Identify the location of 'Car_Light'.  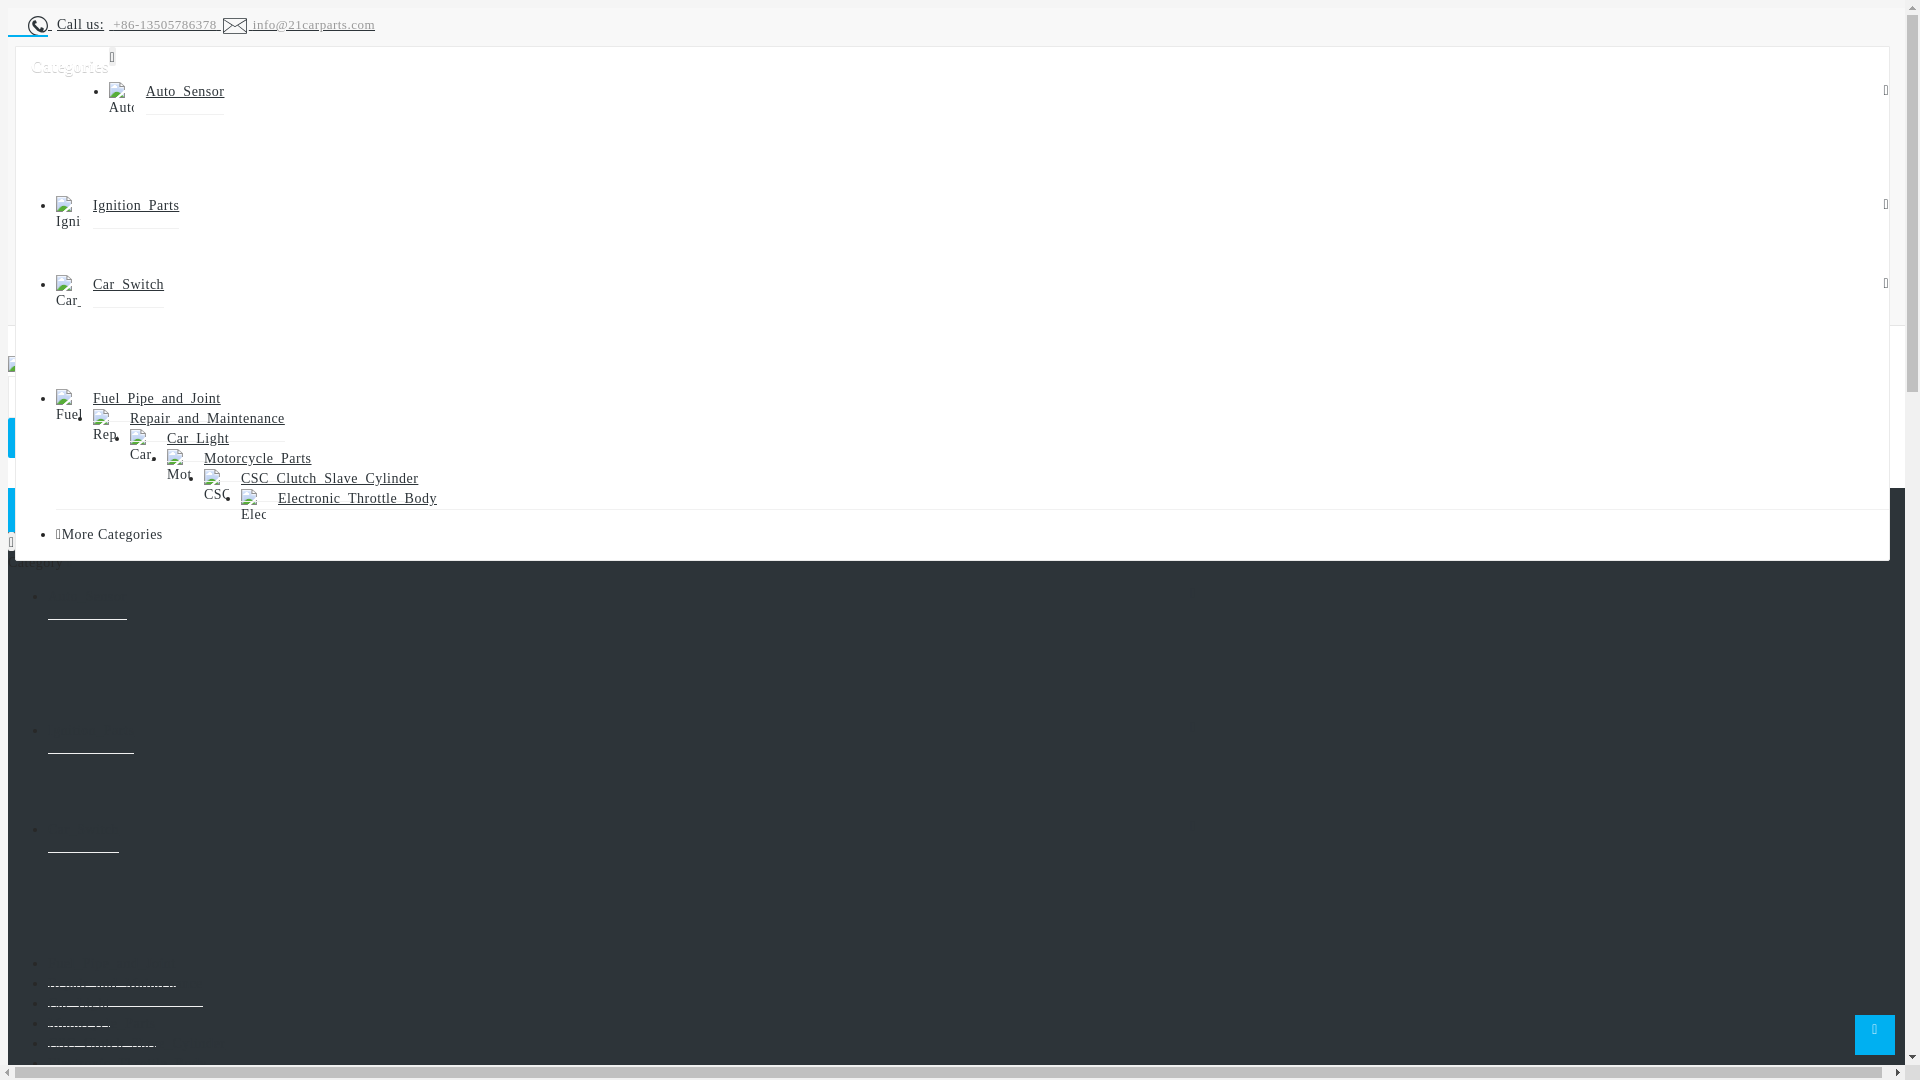
(167, 438).